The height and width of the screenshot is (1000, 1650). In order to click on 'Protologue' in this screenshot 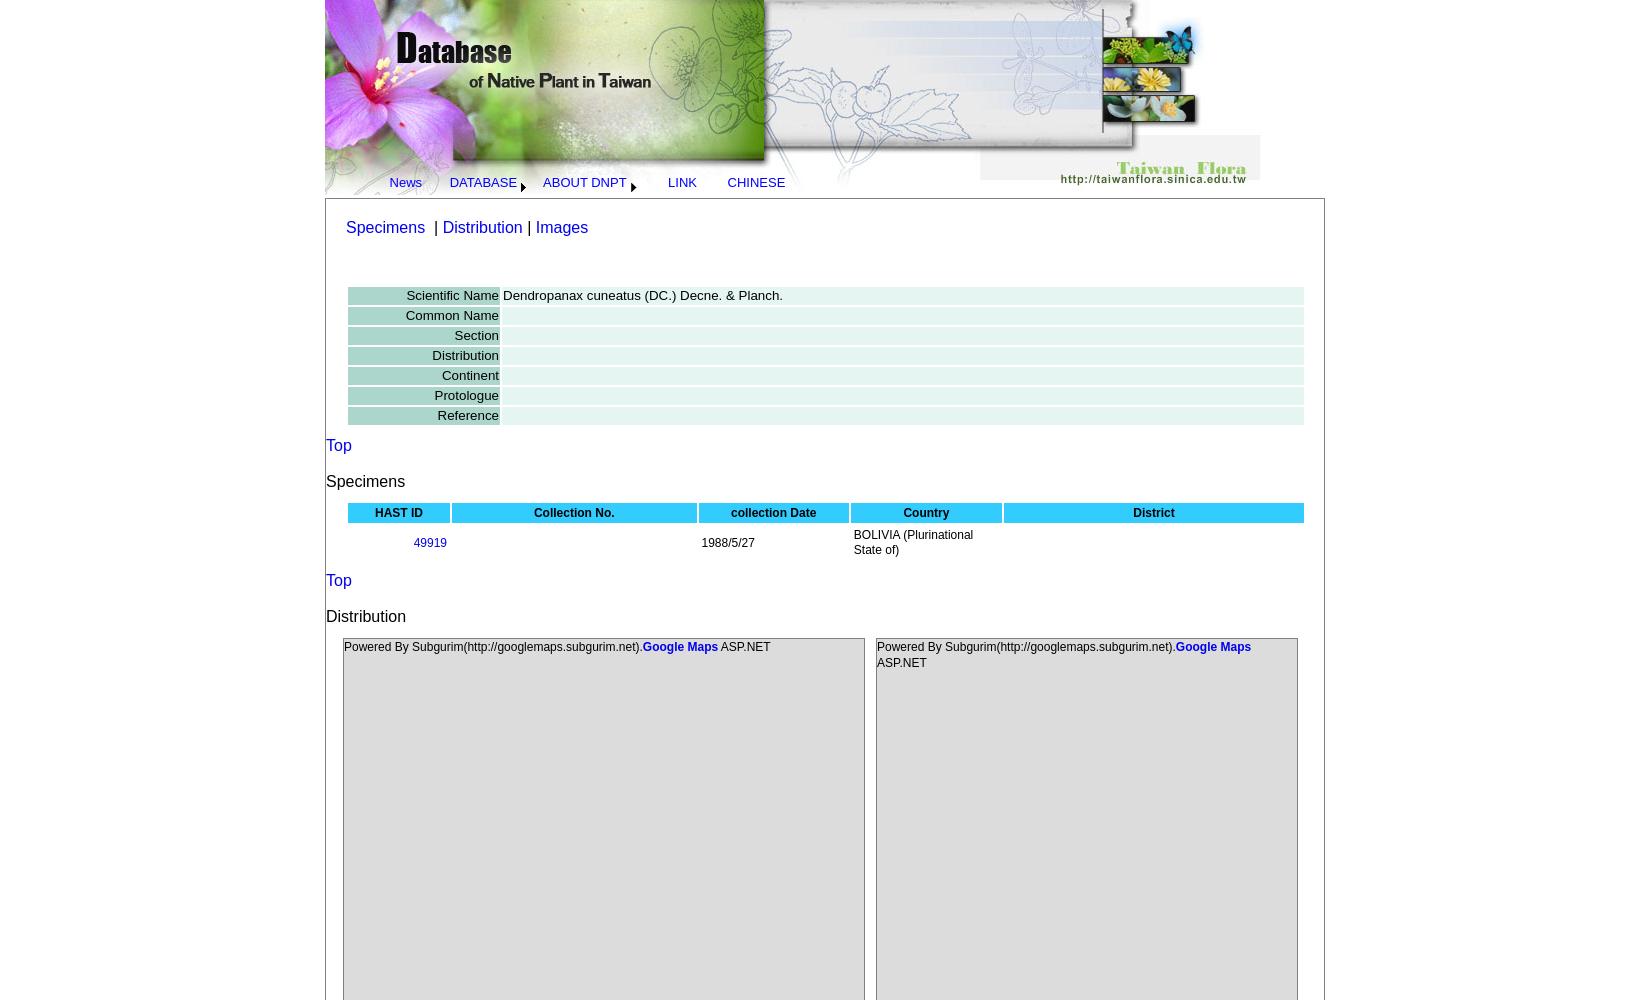, I will do `click(432, 395)`.